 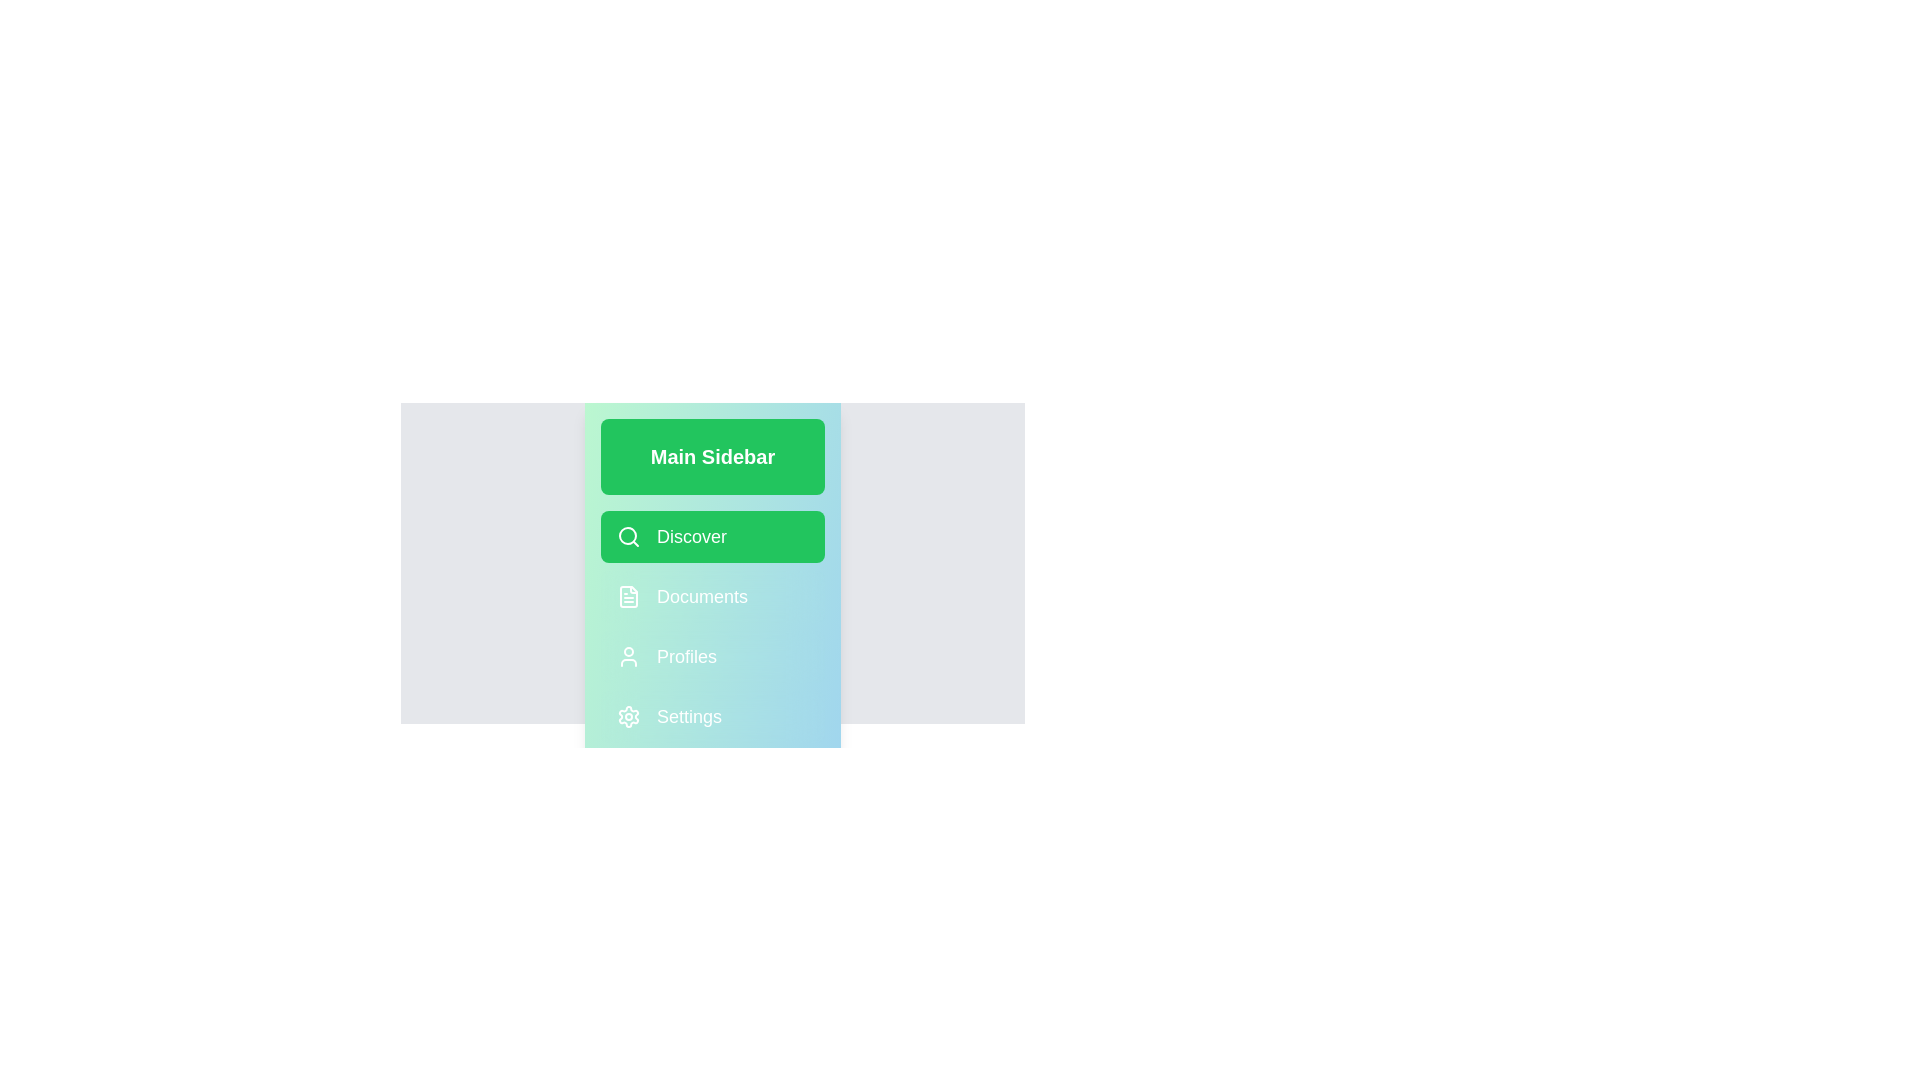 What do you see at coordinates (691, 535) in the screenshot?
I see `the 'Discover' text label, which is styled with white text on a green background and is part of a button-like component in the vertical menu` at bounding box center [691, 535].